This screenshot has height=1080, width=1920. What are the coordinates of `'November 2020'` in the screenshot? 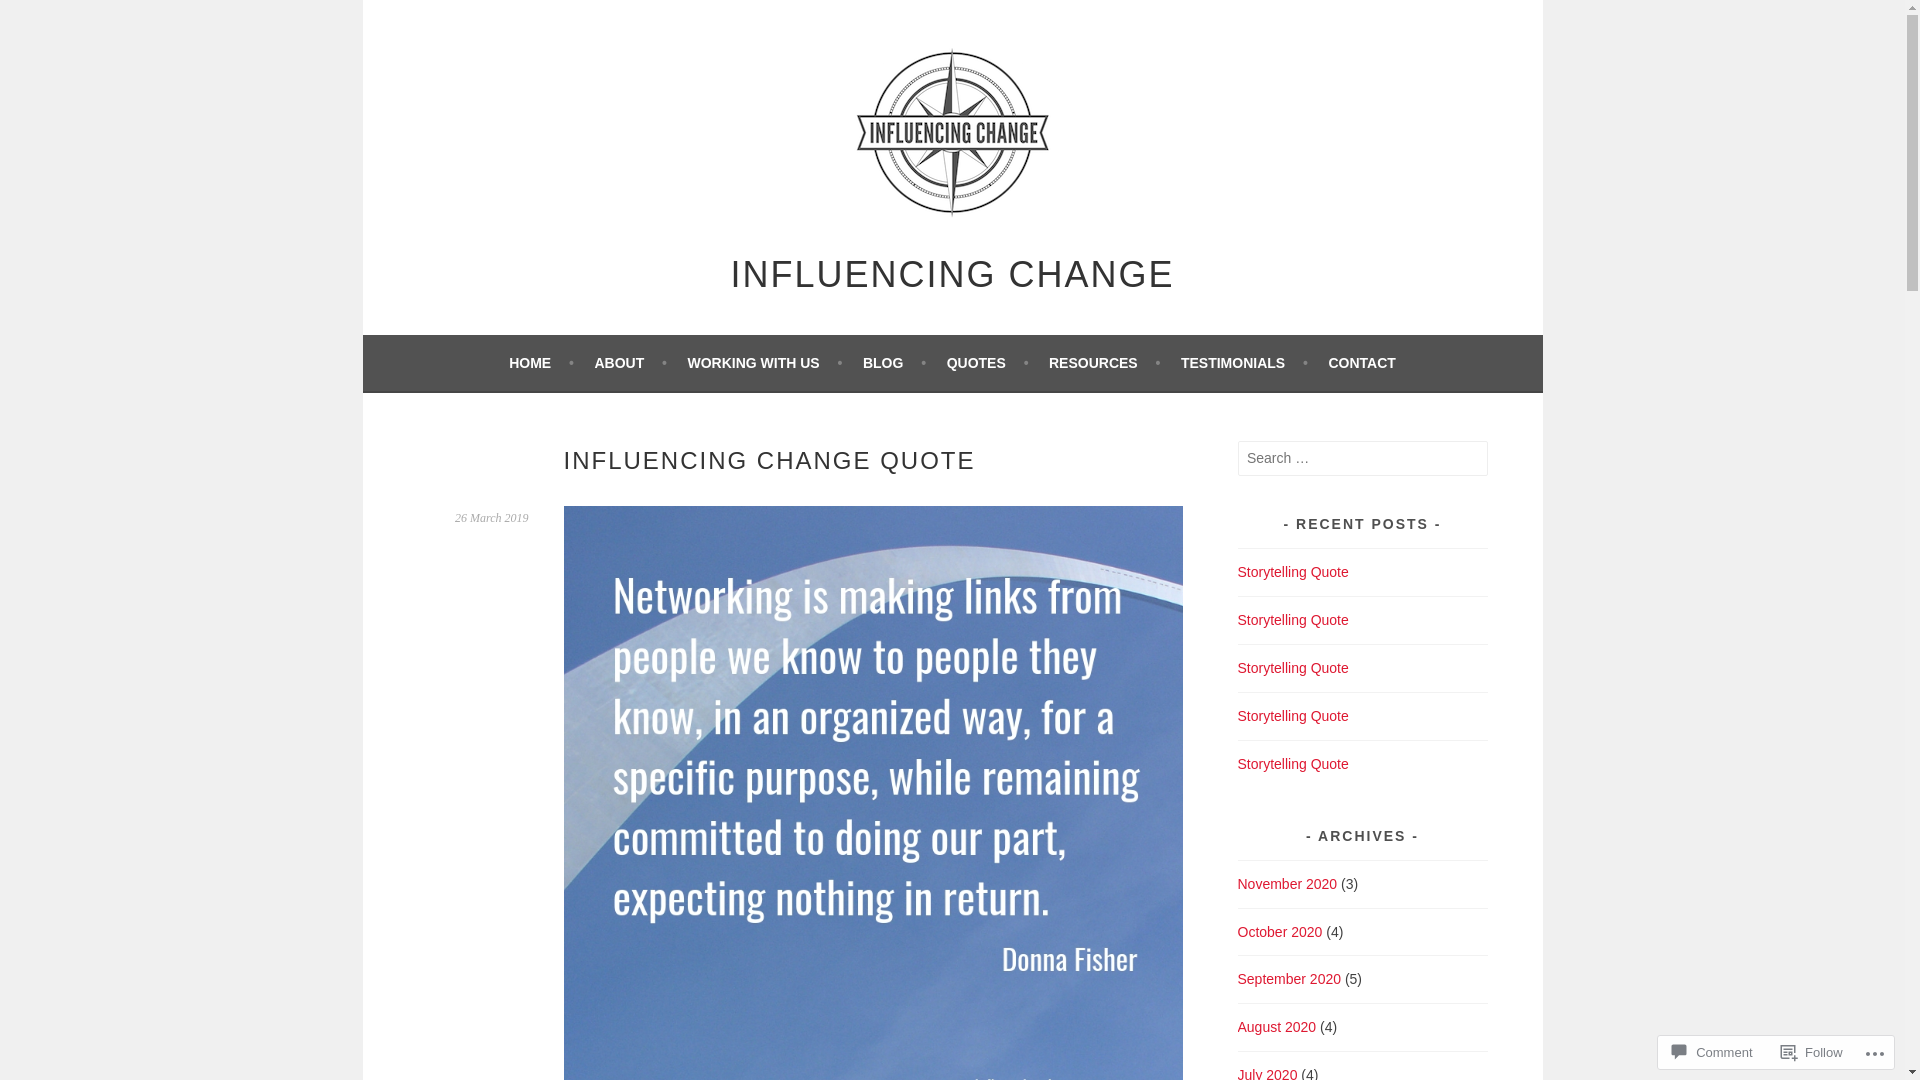 It's located at (1237, 882).